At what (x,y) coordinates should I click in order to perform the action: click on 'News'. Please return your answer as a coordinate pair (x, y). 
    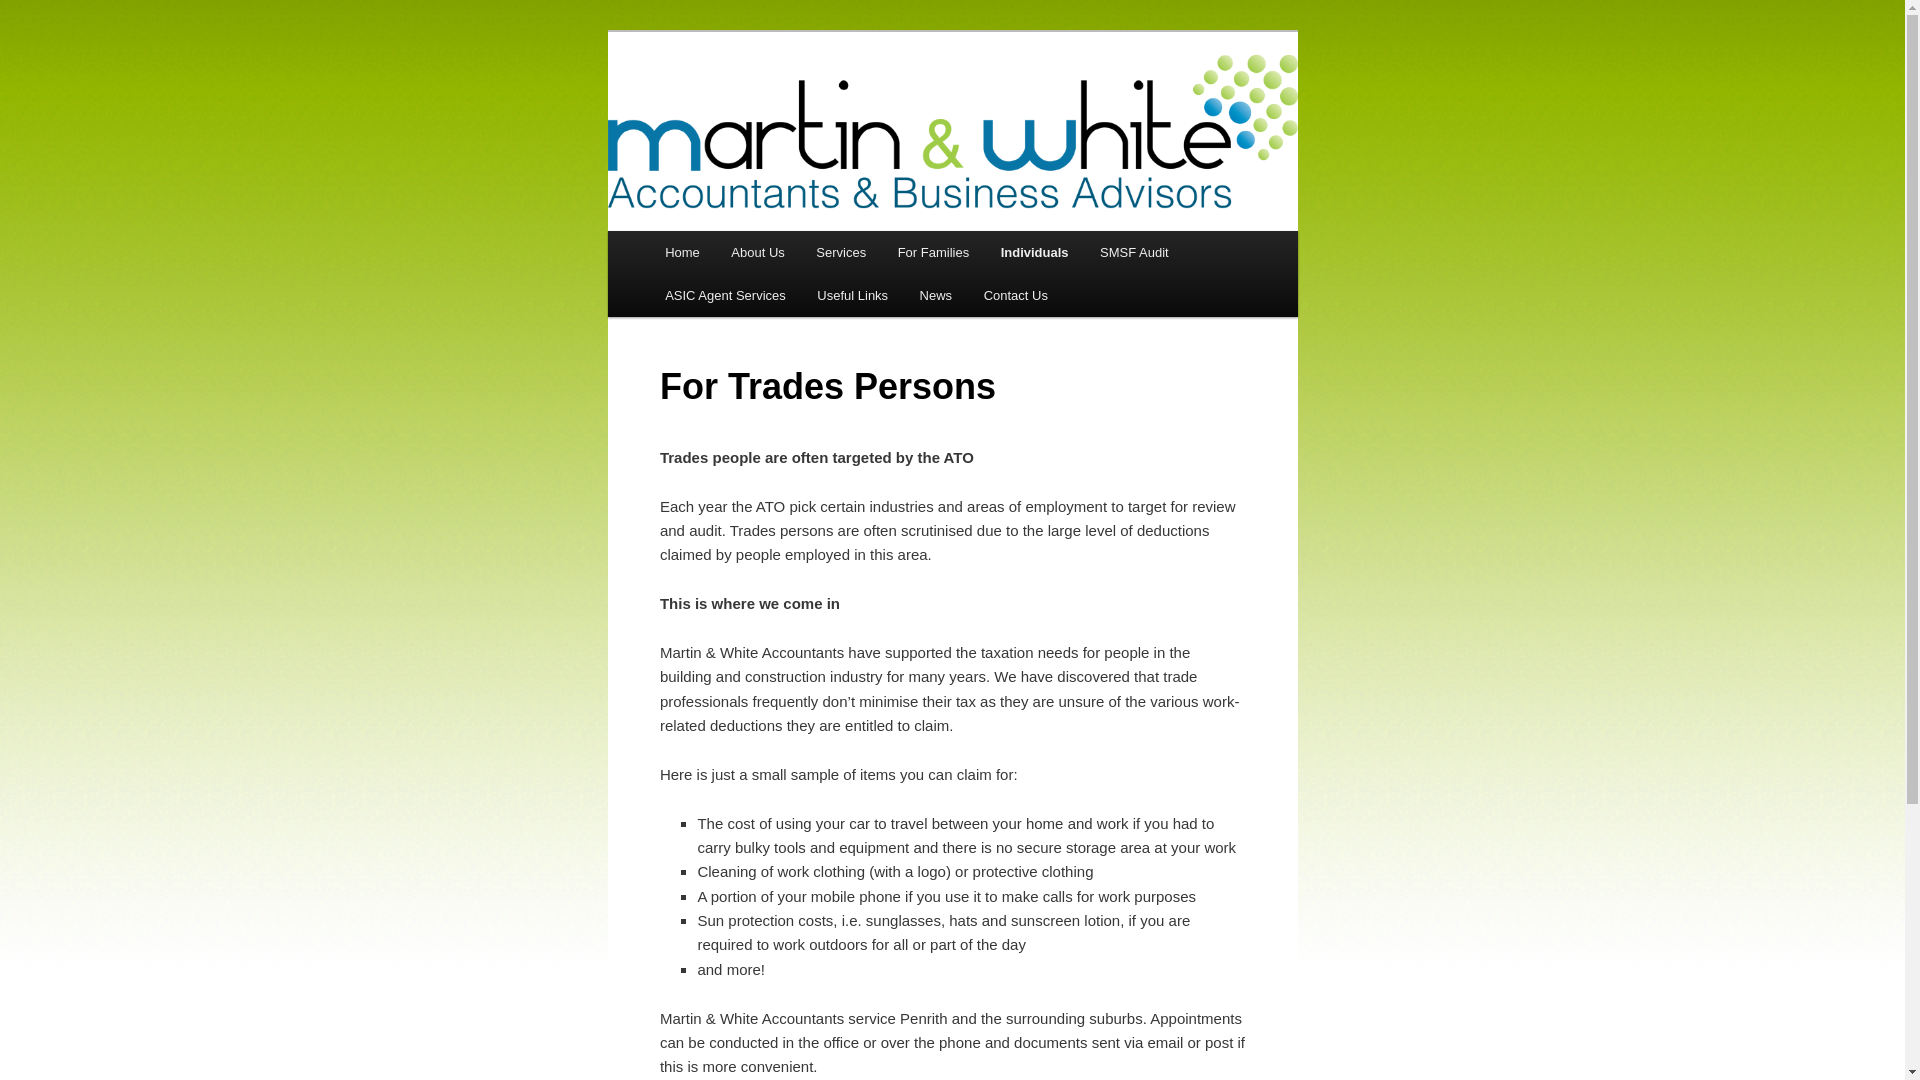
    Looking at the image, I should click on (935, 295).